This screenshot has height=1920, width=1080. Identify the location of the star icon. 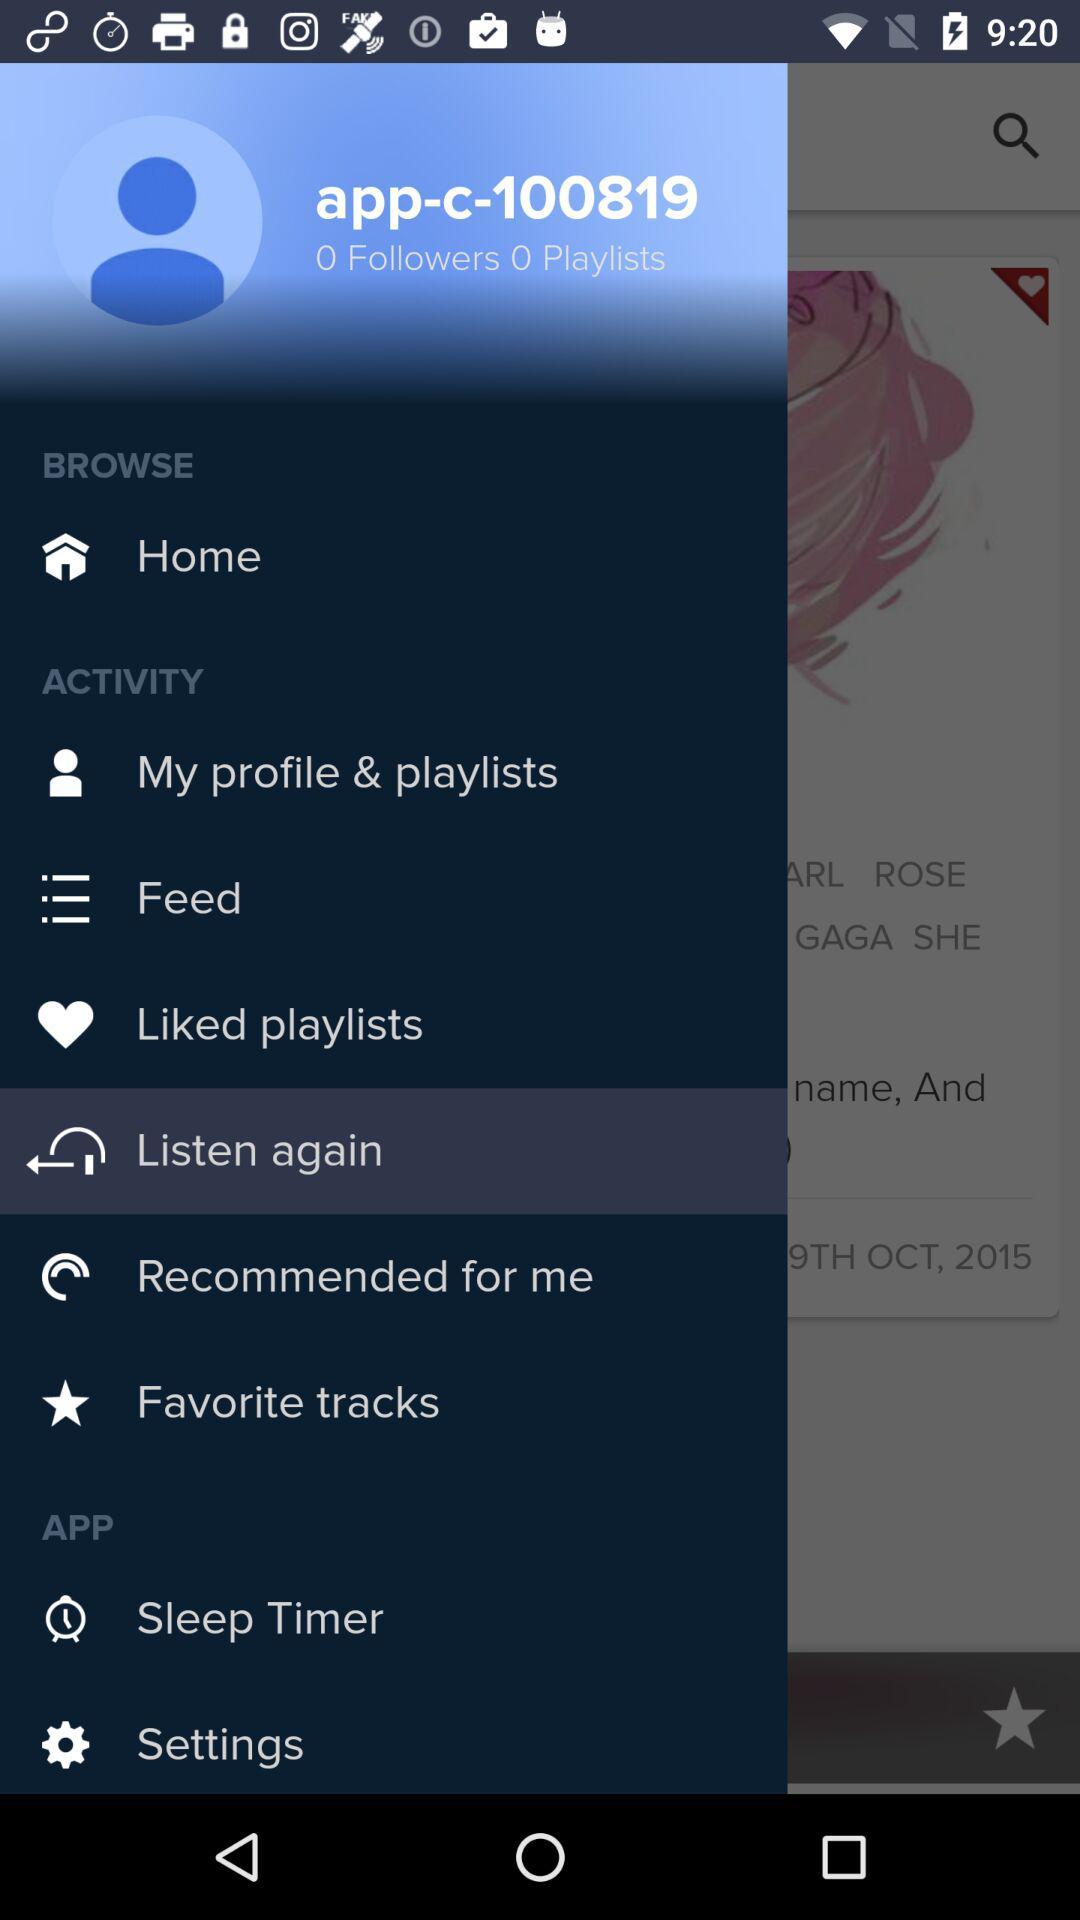
(1014, 1716).